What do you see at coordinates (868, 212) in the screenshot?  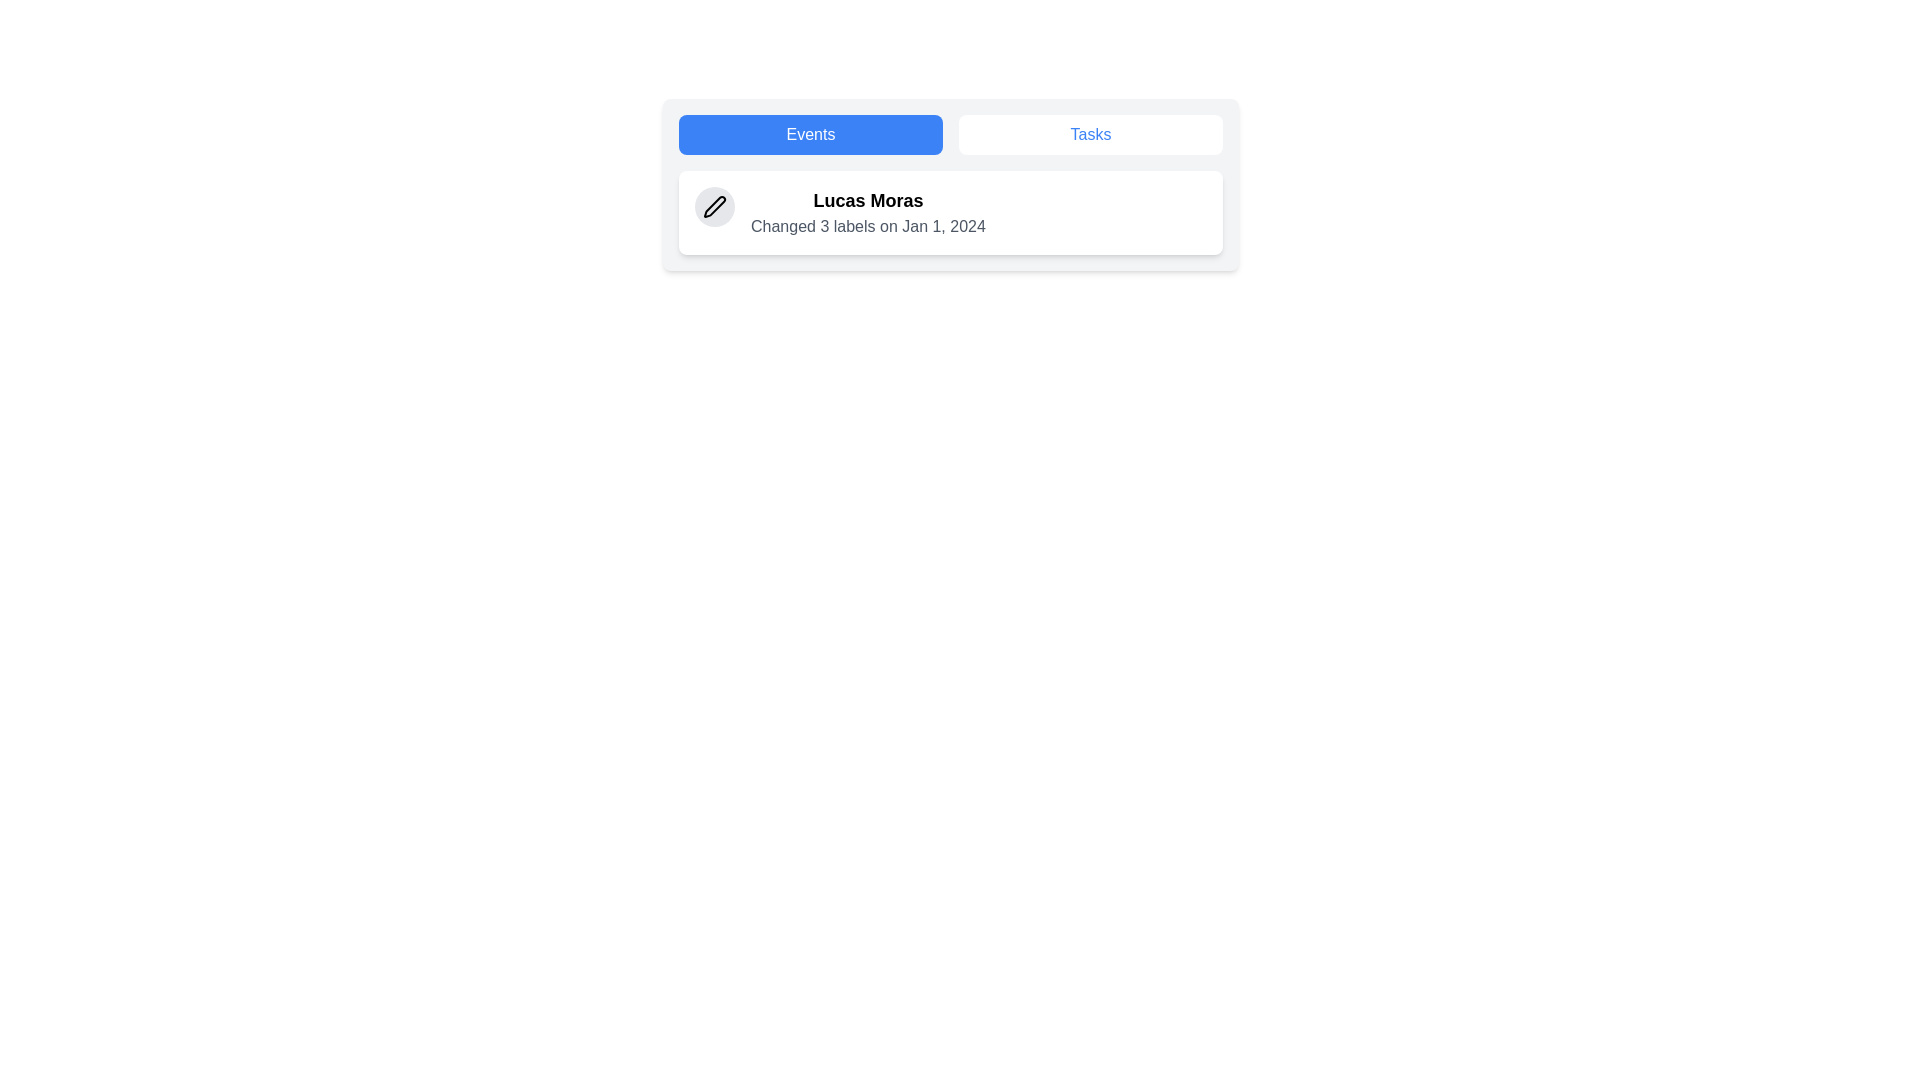 I see `the text component displaying 'Lucas Moras' and 'Changed 3 labels on Jan 1, 2024' to read its content` at bounding box center [868, 212].